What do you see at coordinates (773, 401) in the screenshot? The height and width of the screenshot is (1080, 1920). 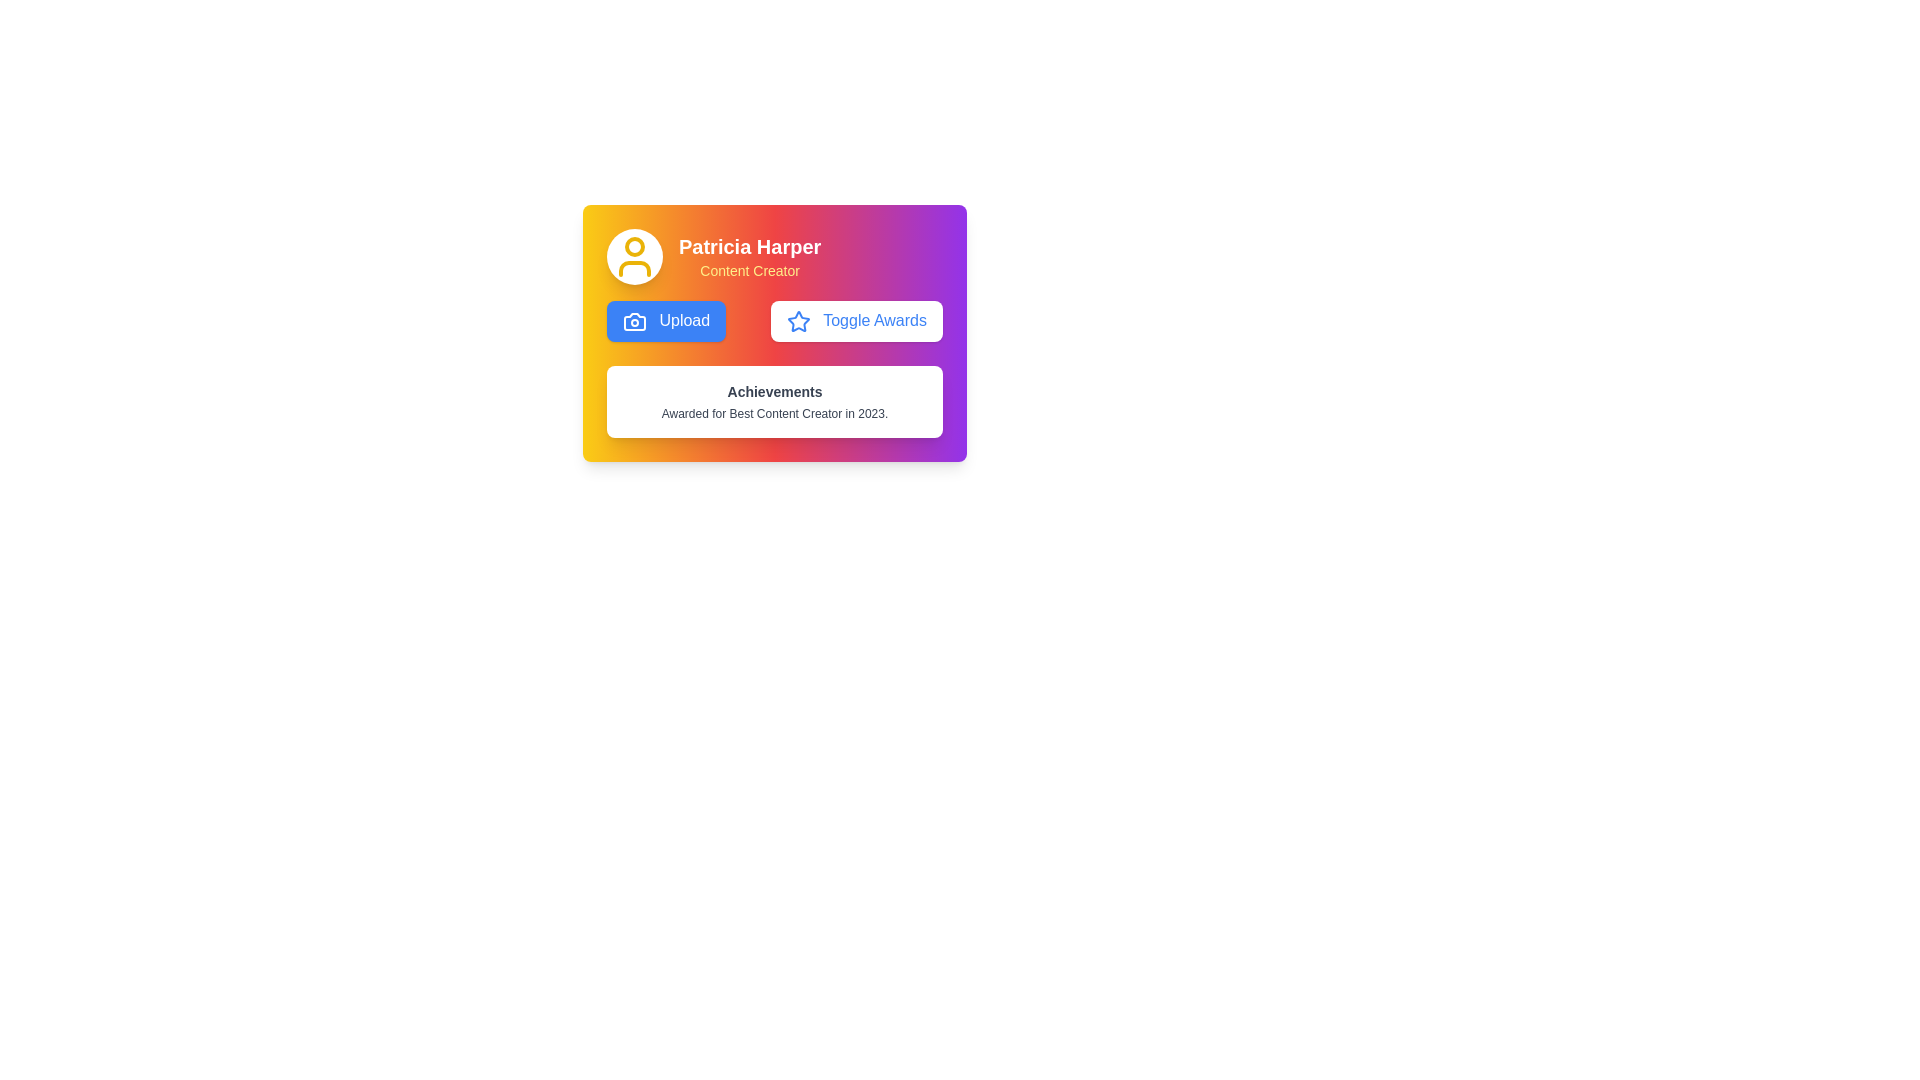 I see `the informational card titled 'Achievements', which displays the text 'Awarded for Best Content Creator in 2023.'` at bounding box center [773, 401].